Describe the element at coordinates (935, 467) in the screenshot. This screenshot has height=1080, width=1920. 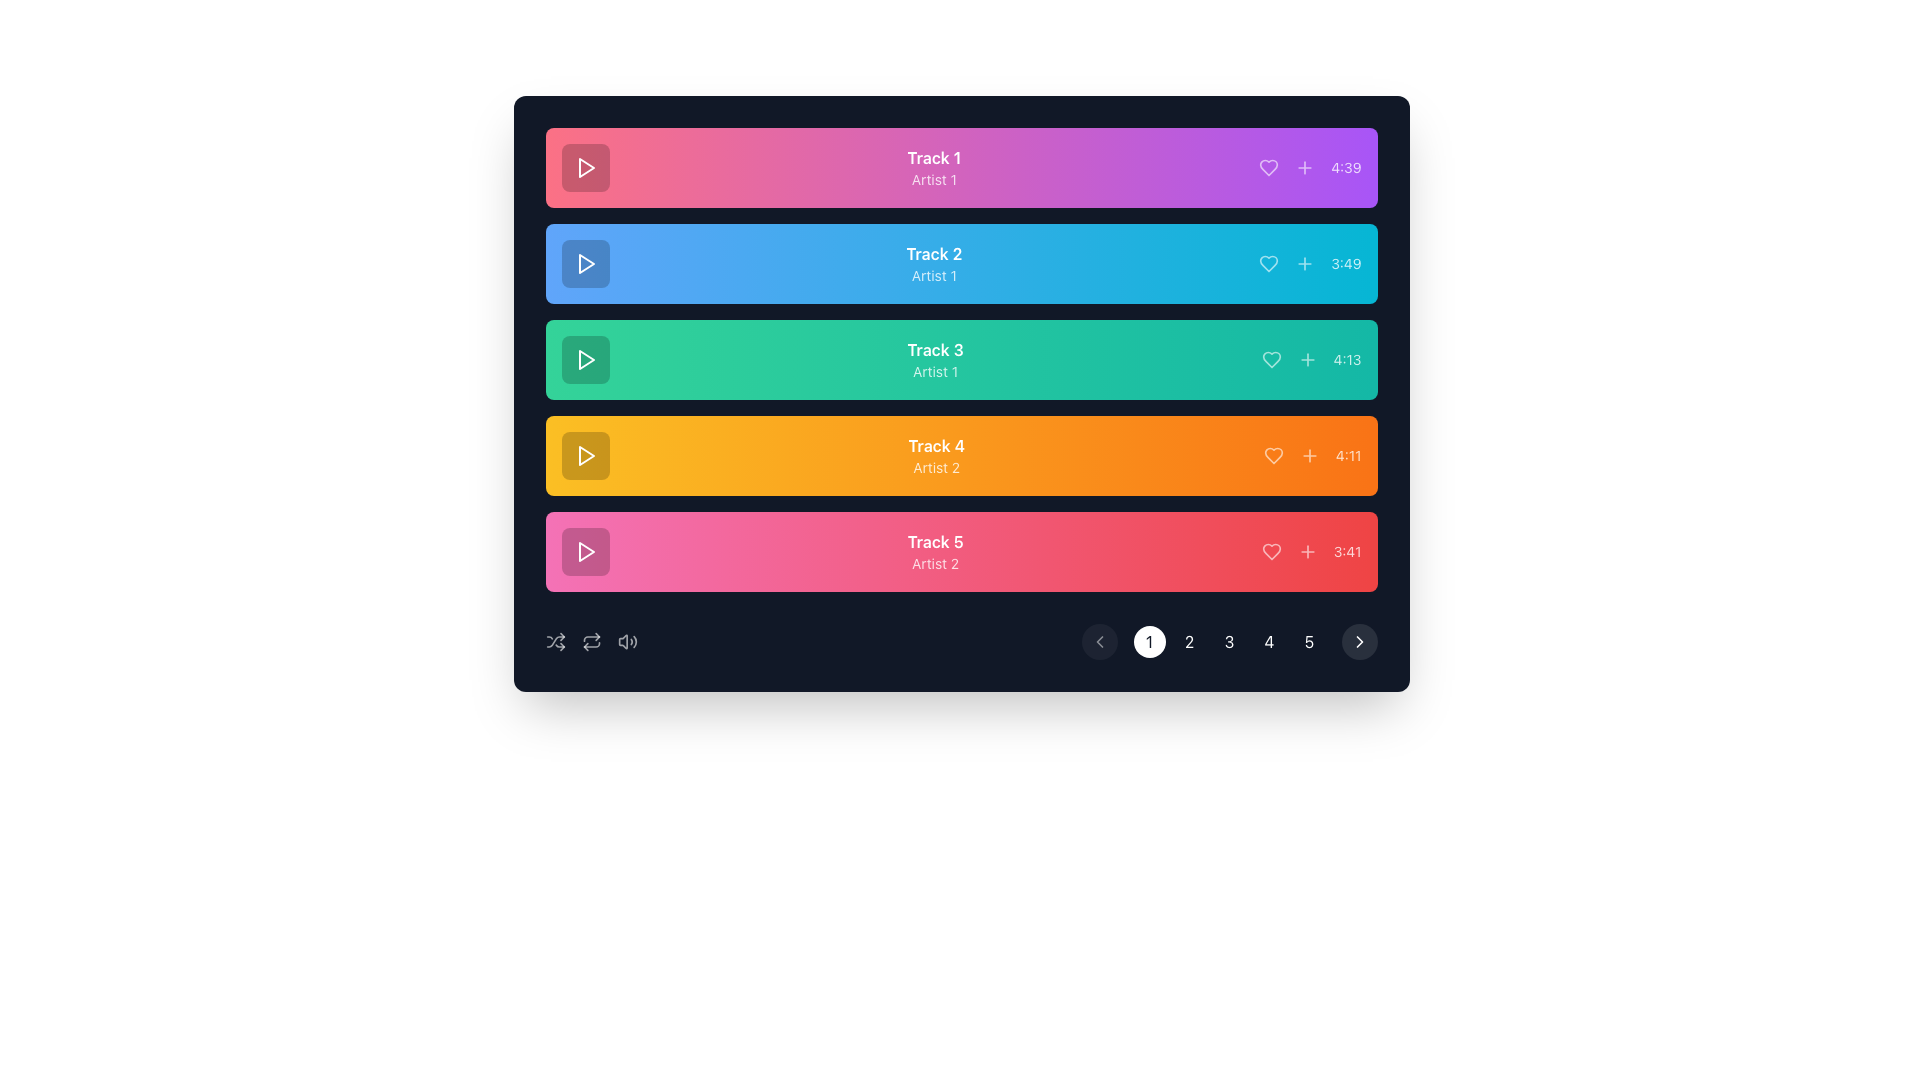
I see `the static text label that provides the name of the artist associated with 'Track 4', which is located within the fourth list item and centered horizontally within the orange background area` at that location.